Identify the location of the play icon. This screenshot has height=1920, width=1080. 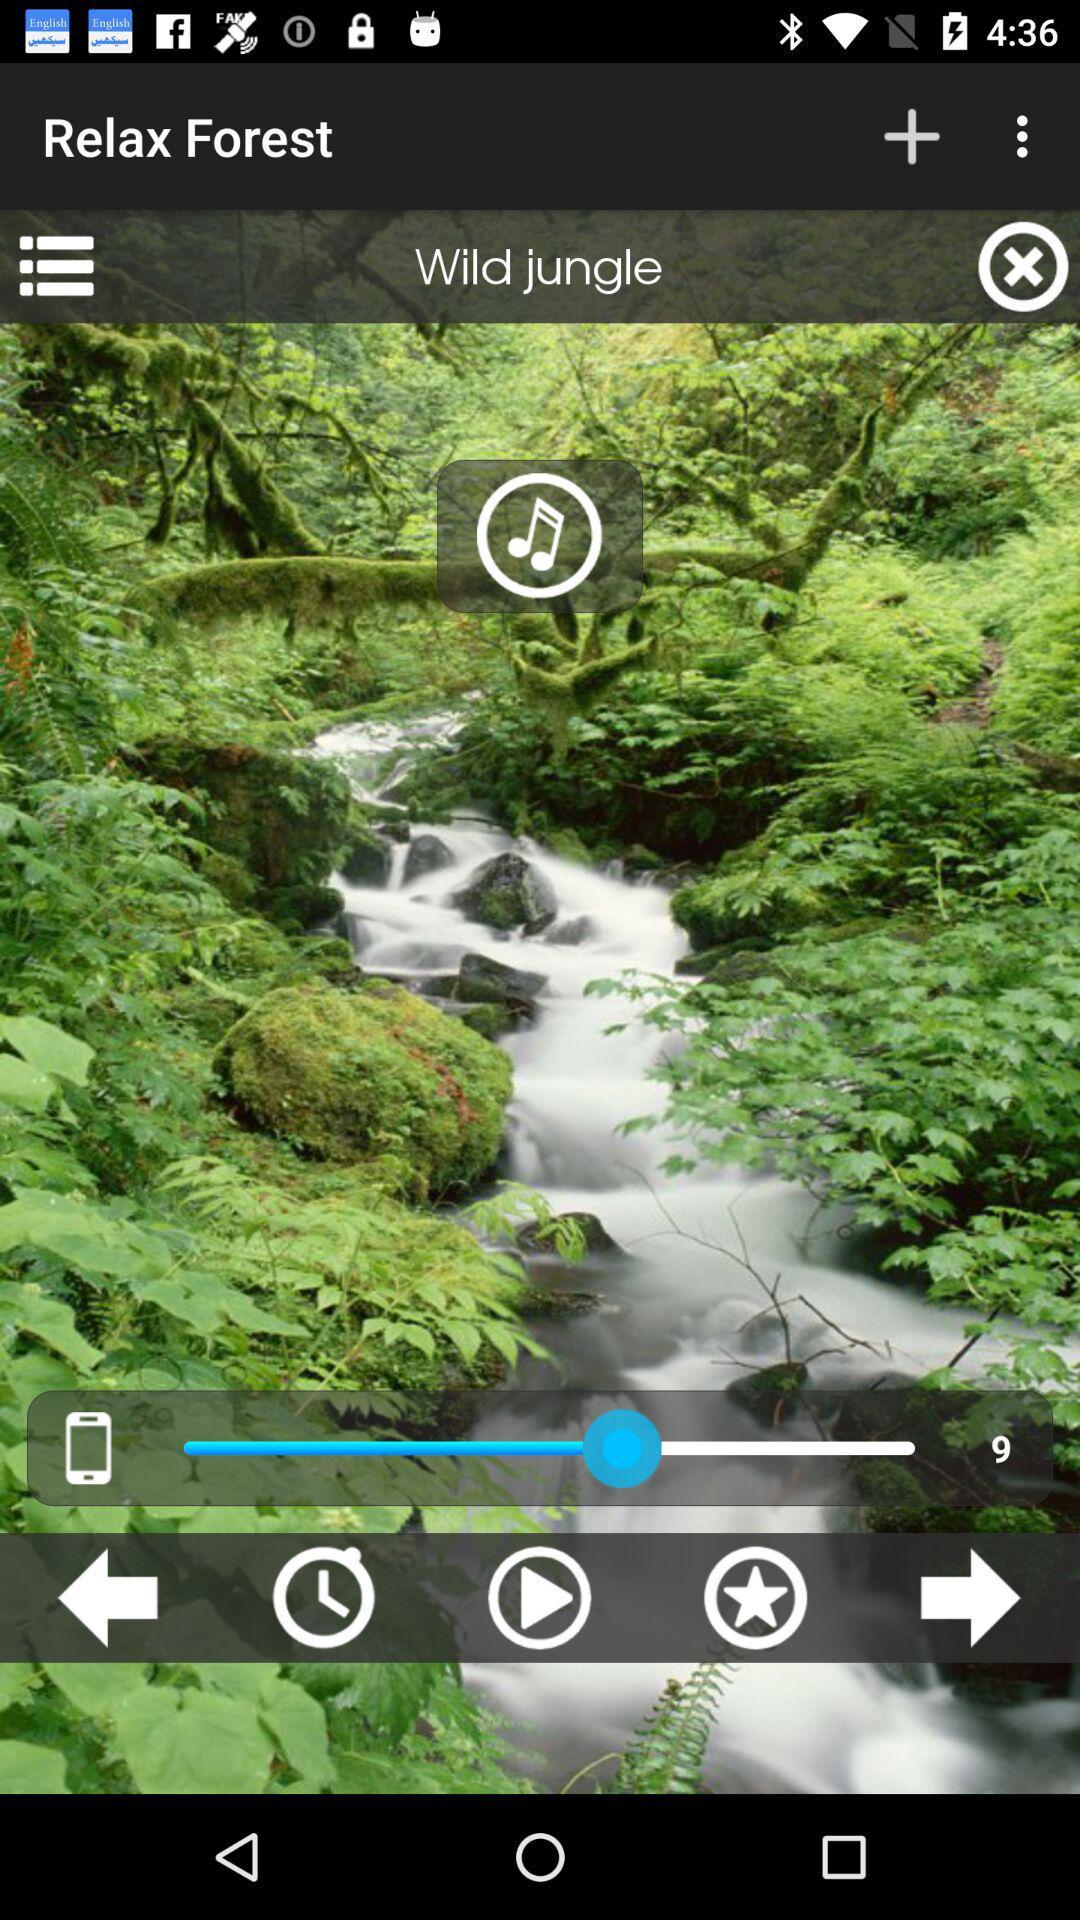
(538, 1596).